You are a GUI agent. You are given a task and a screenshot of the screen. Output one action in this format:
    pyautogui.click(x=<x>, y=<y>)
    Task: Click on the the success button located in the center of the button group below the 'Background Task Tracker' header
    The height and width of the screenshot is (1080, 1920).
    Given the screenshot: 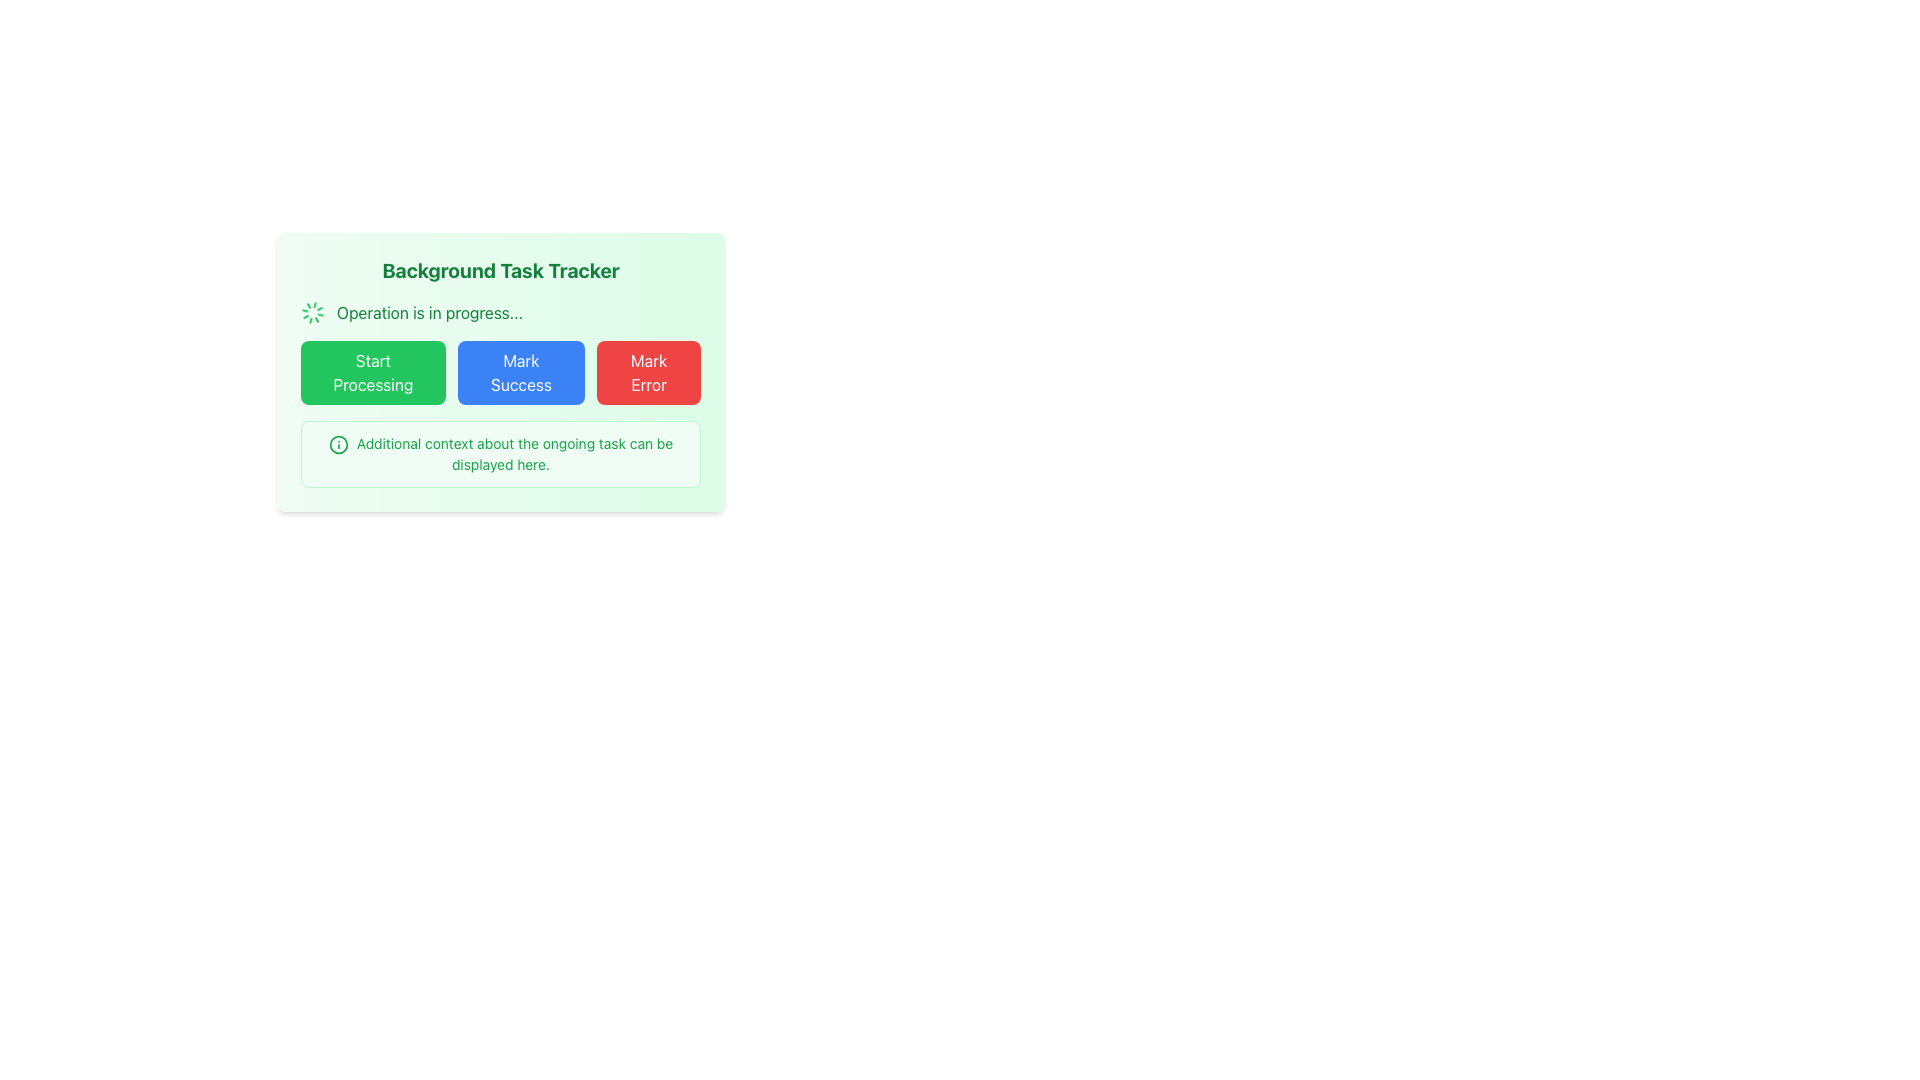 What is the action you would take?
    pyautogui.click(x=521, y=373)
    